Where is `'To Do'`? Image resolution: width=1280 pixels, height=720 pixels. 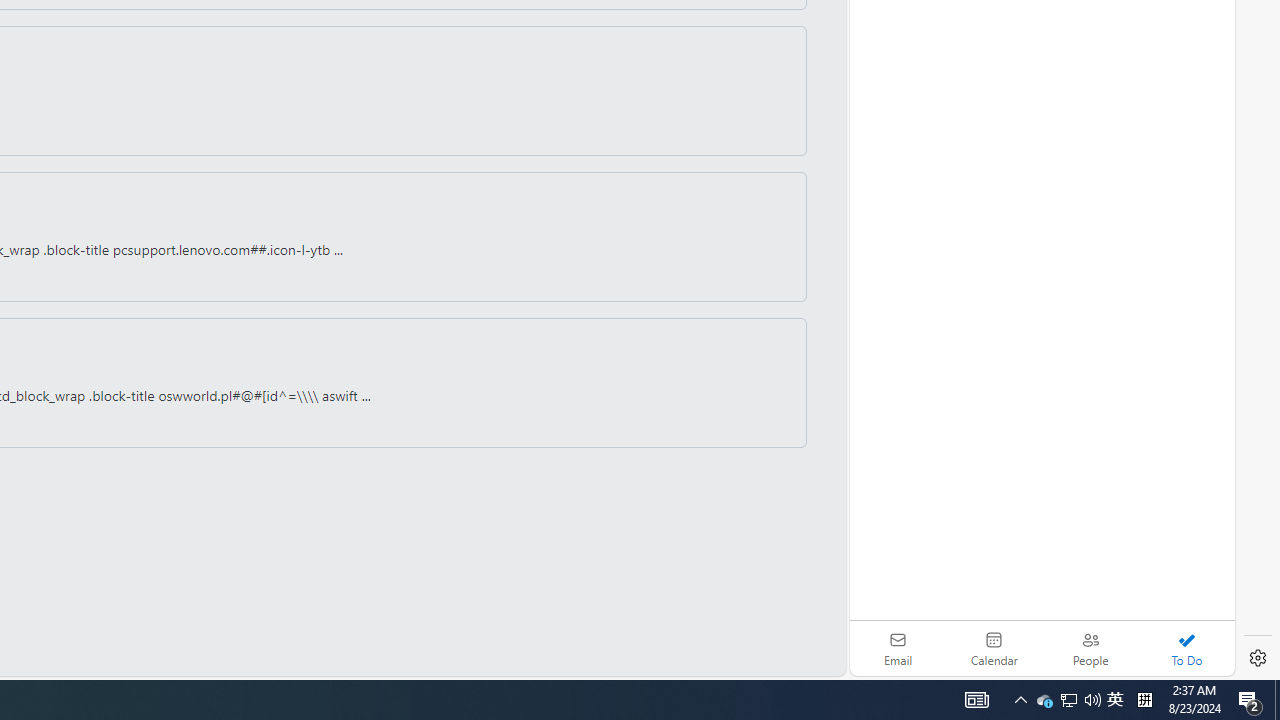
'To Do' is located at coordinates (1186, 648).